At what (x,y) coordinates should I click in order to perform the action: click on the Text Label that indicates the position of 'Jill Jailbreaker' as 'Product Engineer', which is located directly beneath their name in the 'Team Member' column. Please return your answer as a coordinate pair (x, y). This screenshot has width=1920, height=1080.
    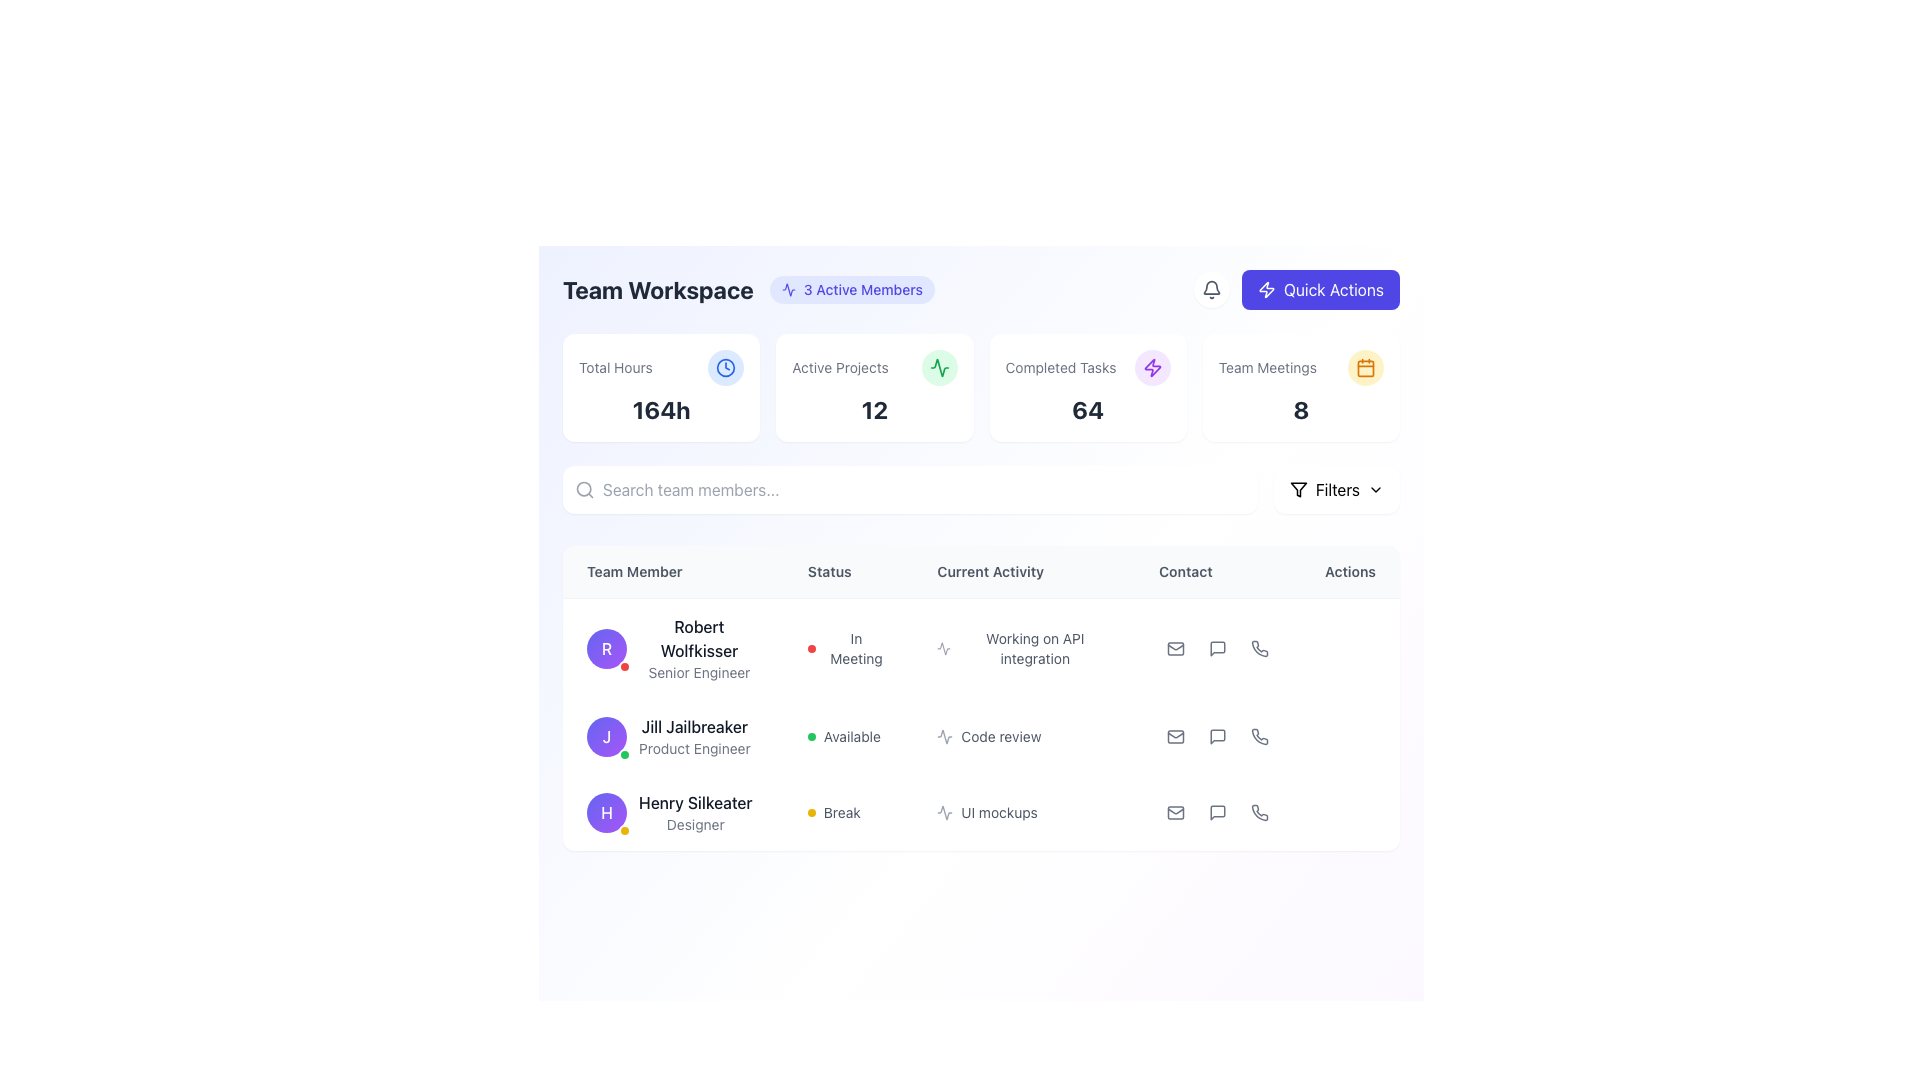
    Looking at the image, I should click on (694, 748).